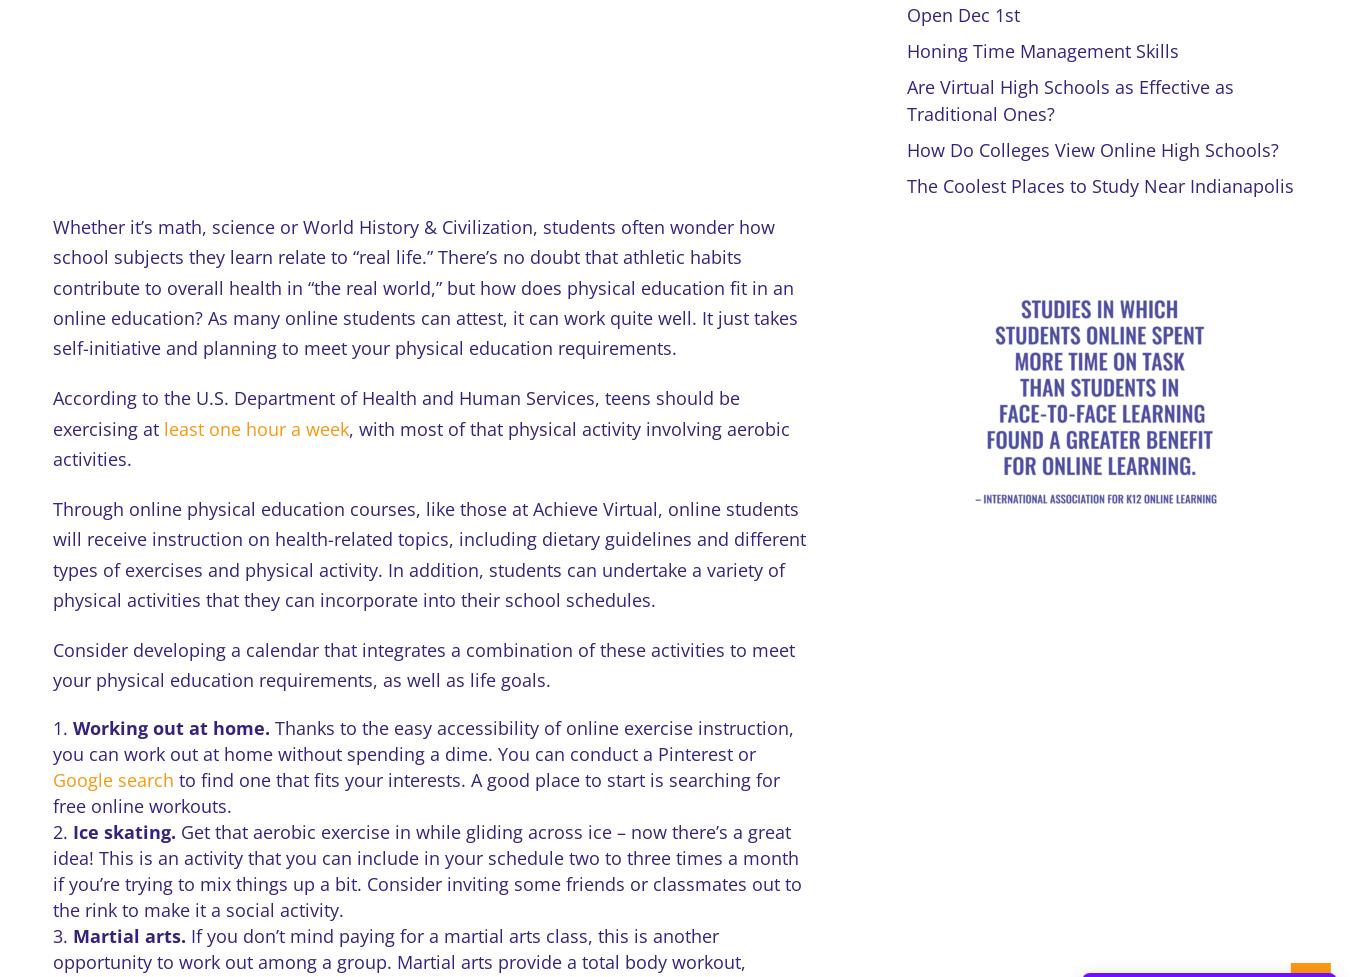 This screenshot has width=1350, height=977. I want to click on 'Thanks to the easy accessibility of online exercise instruction, you can work out at home without spending a dime. You can conduct a Pinterest or', so click(50, 740).